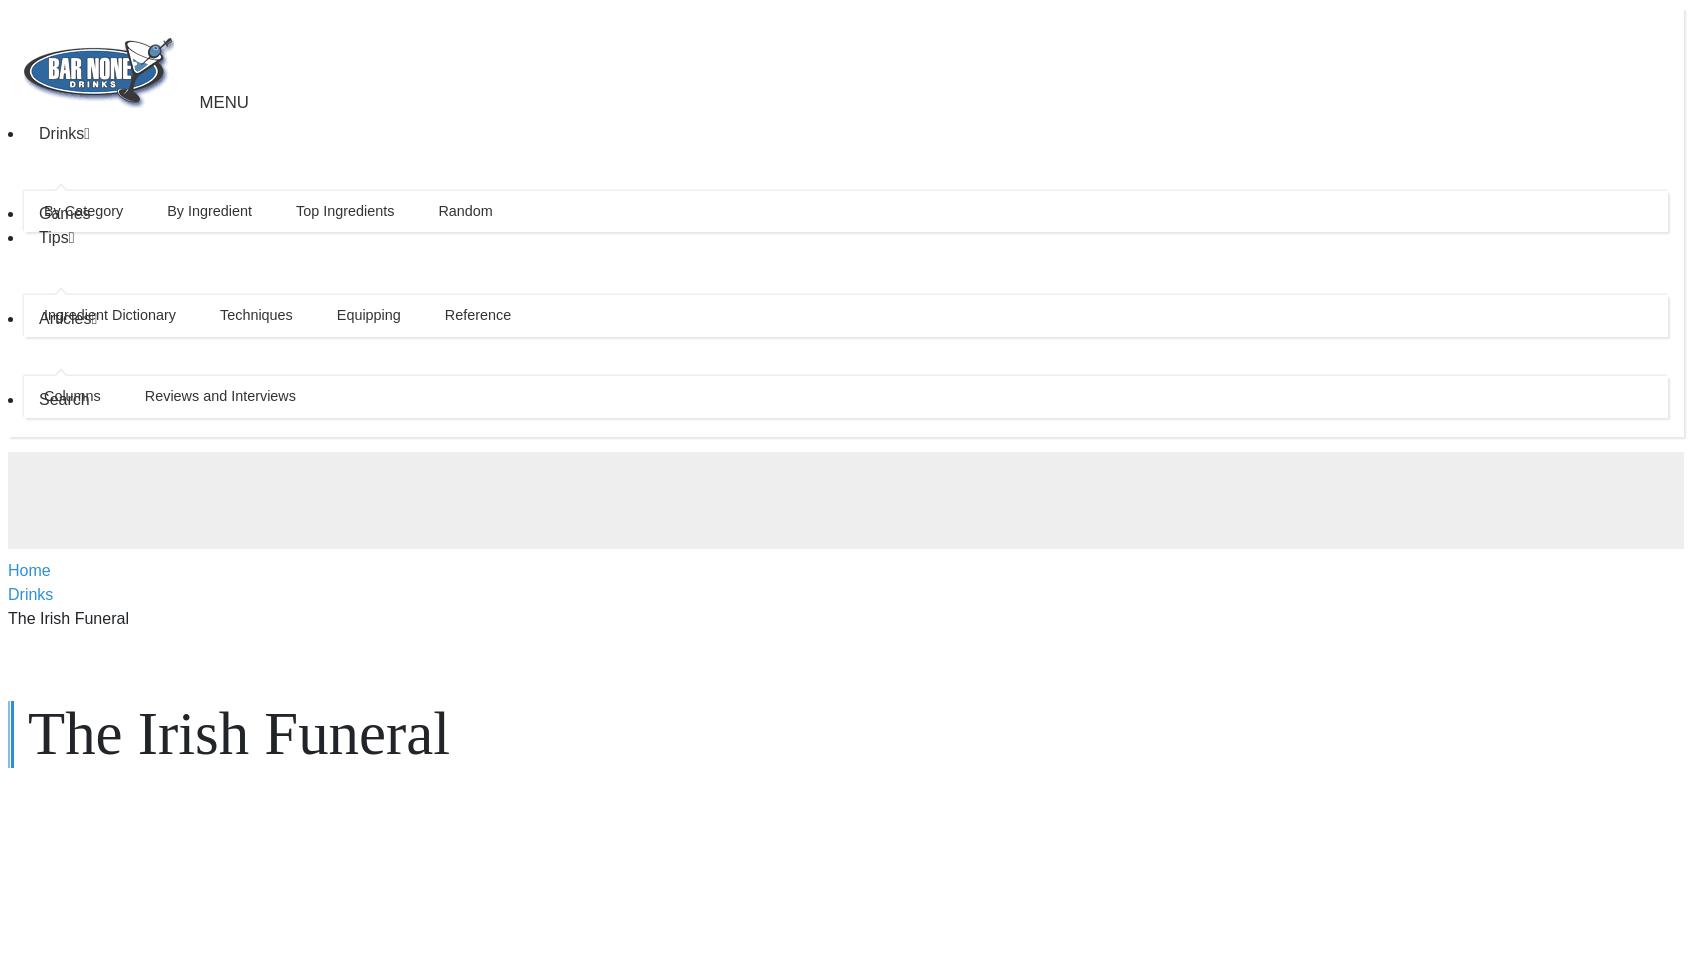 This screenshot has height=976, width=1692. Describe the element at coordinates (62, 397) in the screenshot. I see `'Search'` at that location.